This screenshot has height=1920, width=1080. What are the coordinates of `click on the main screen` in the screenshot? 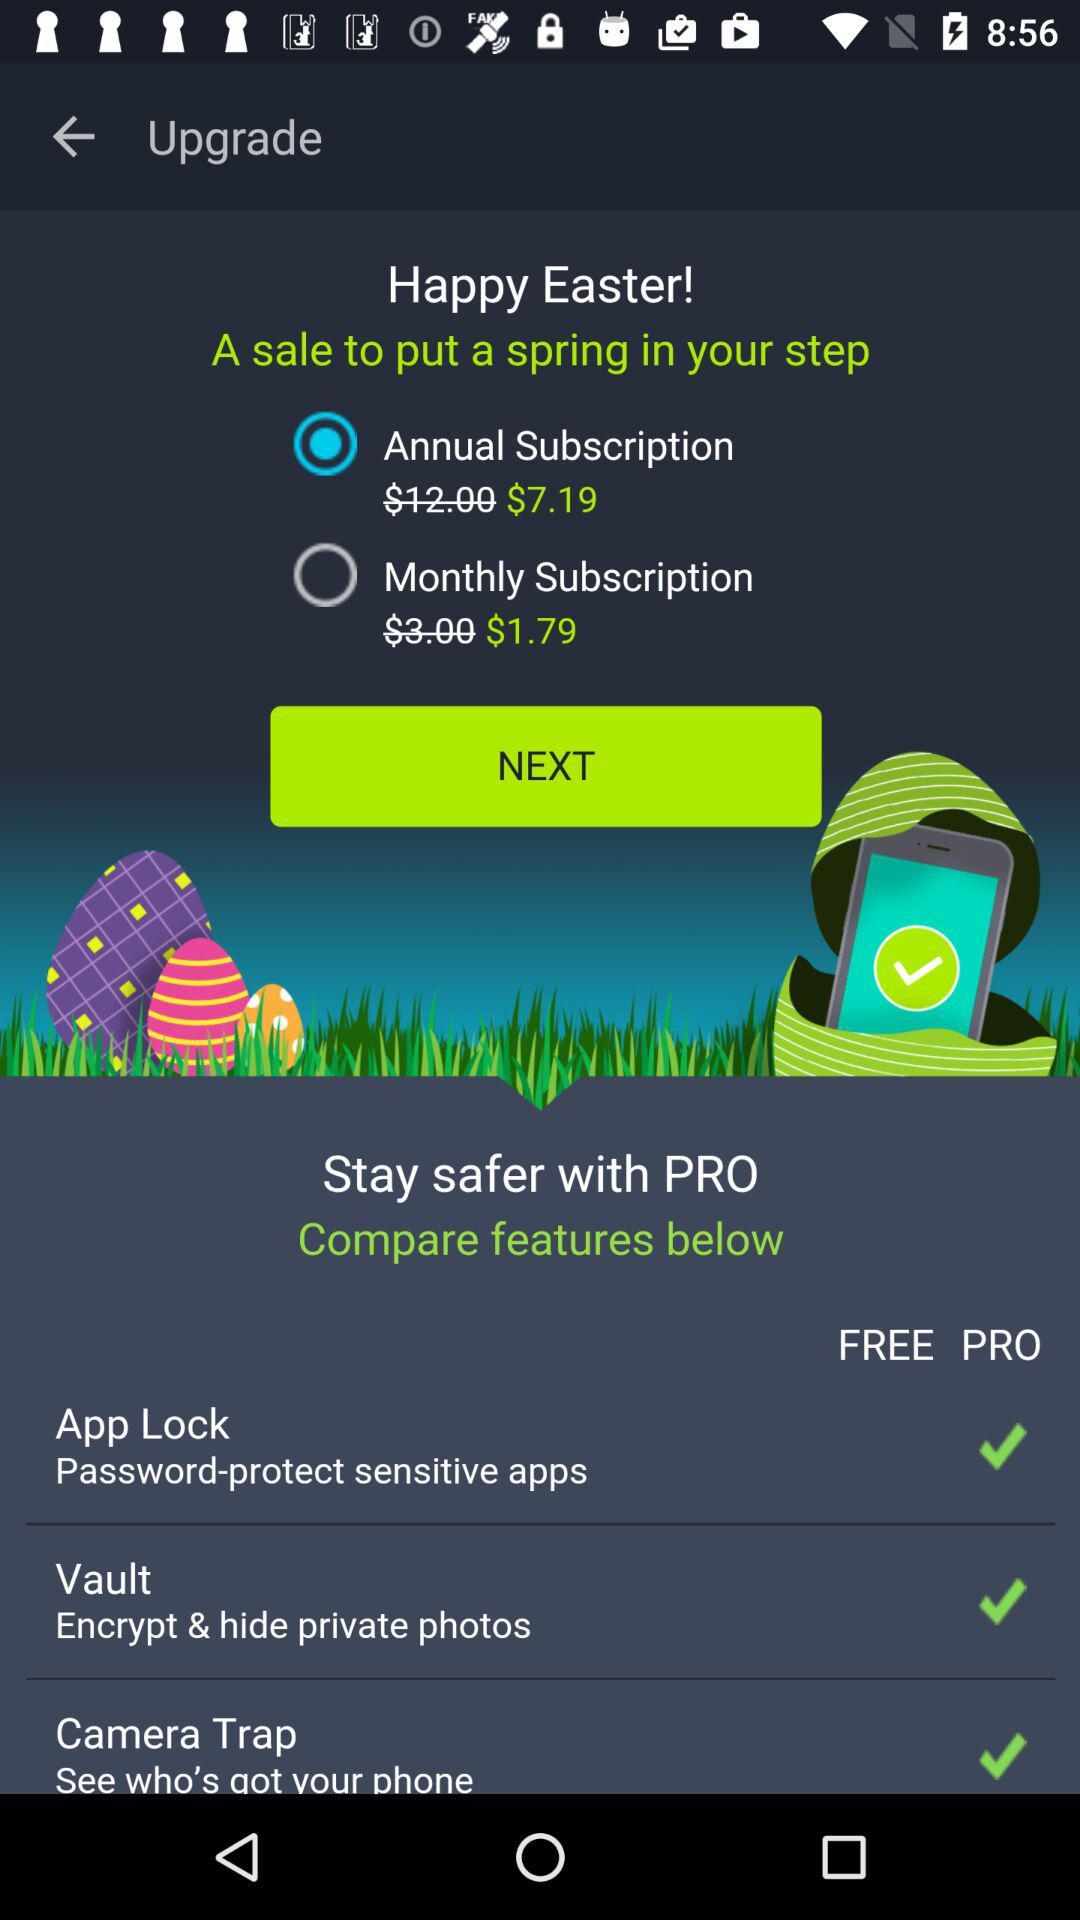 It's located at (540, 1002).